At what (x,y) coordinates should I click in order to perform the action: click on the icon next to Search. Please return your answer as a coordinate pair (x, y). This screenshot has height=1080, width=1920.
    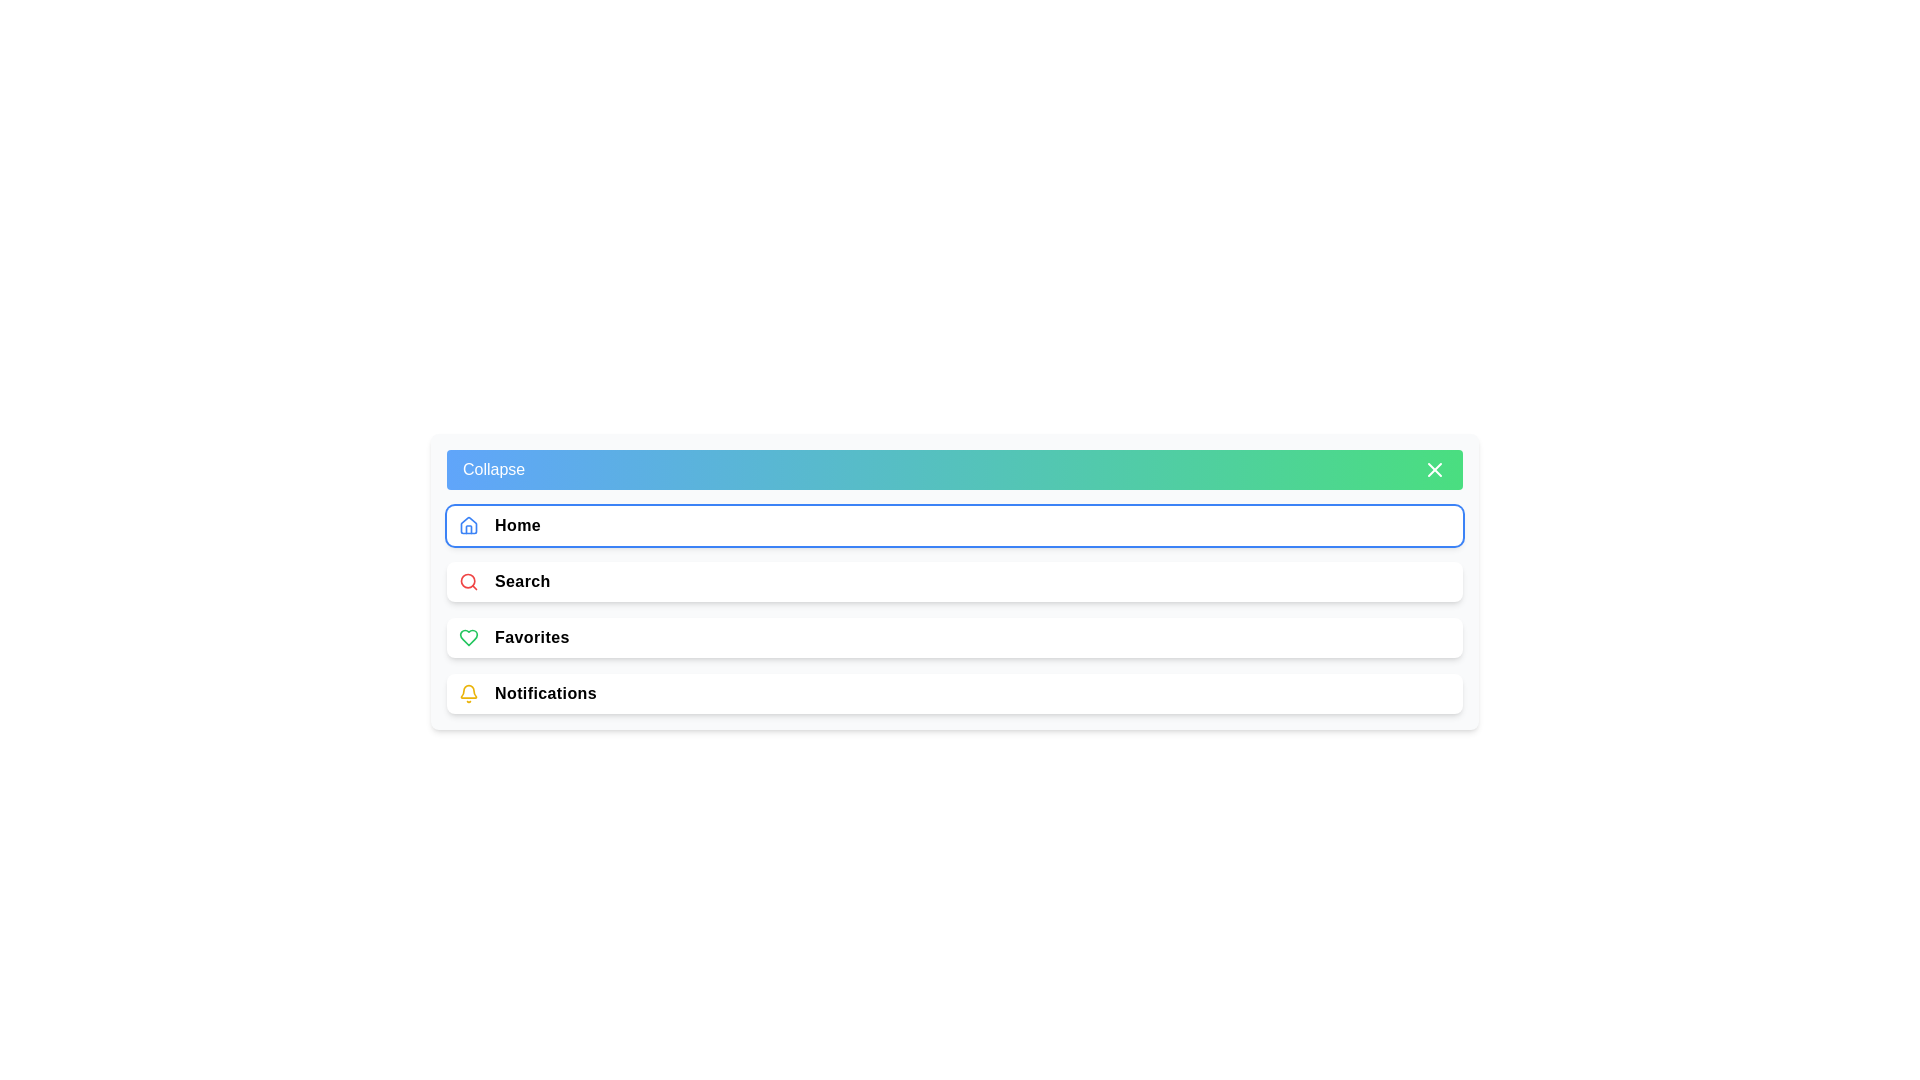
    Looking at the image, I should click on (468, 582).